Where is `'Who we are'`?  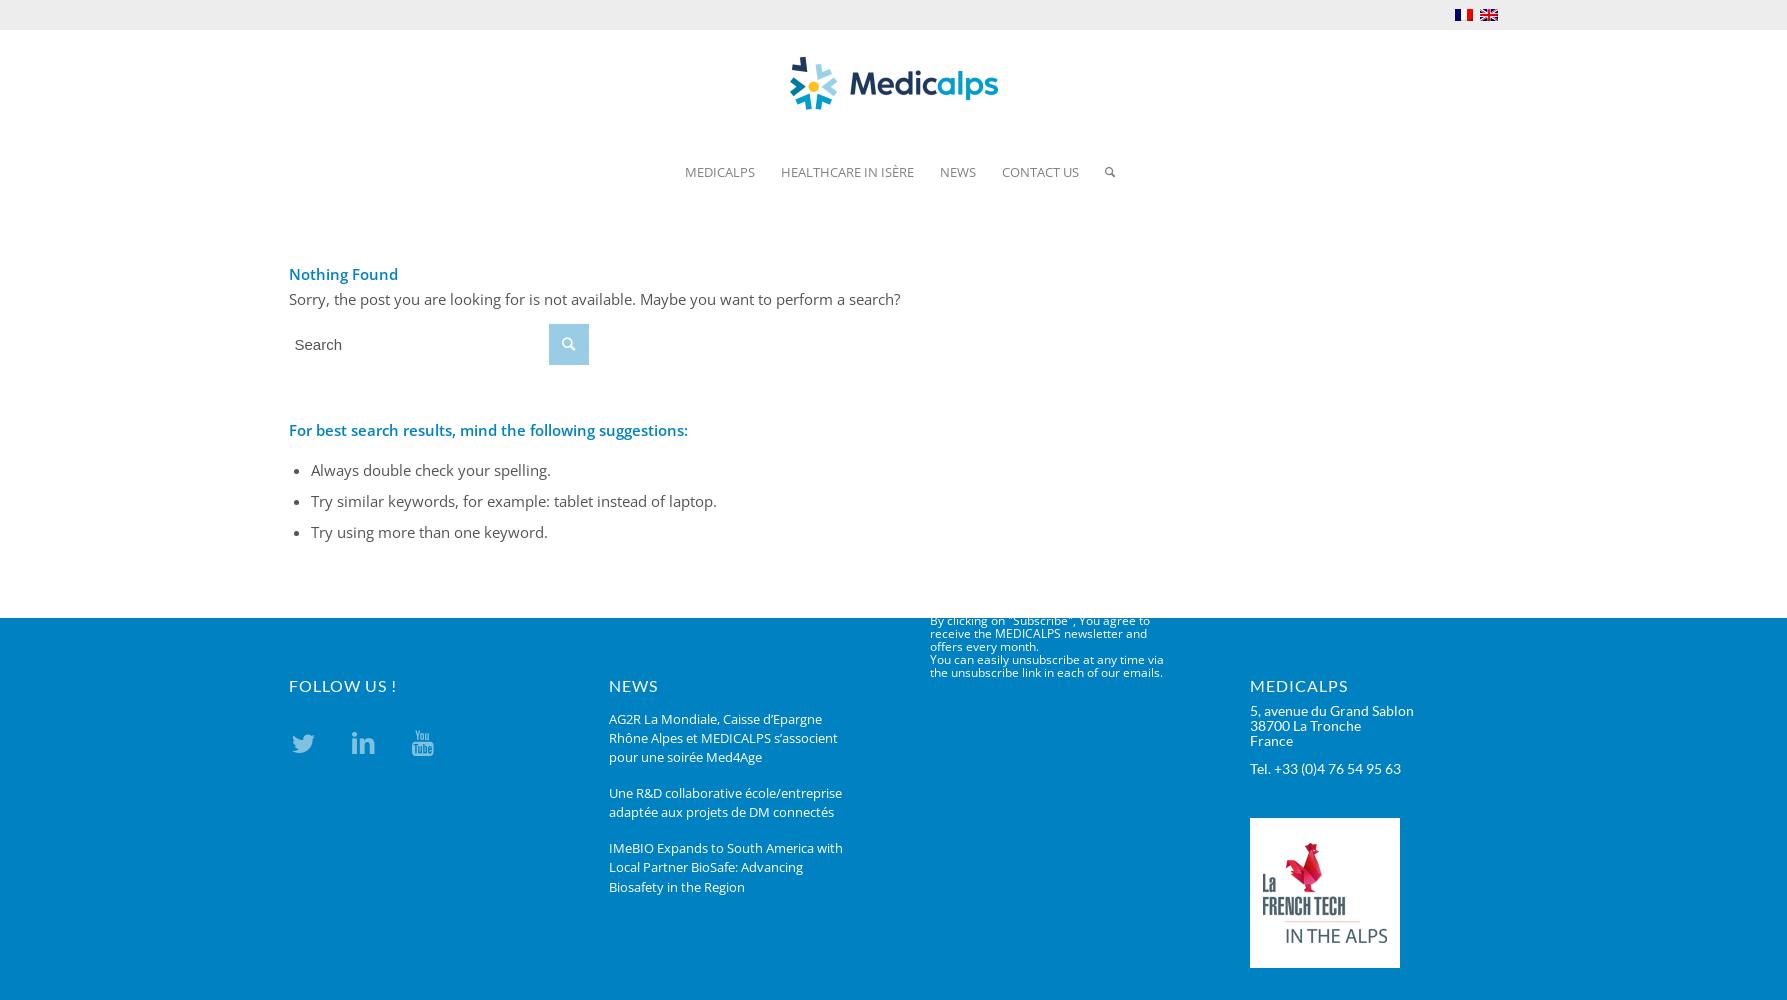 'Who we are' is located at coordinates (721, 216).